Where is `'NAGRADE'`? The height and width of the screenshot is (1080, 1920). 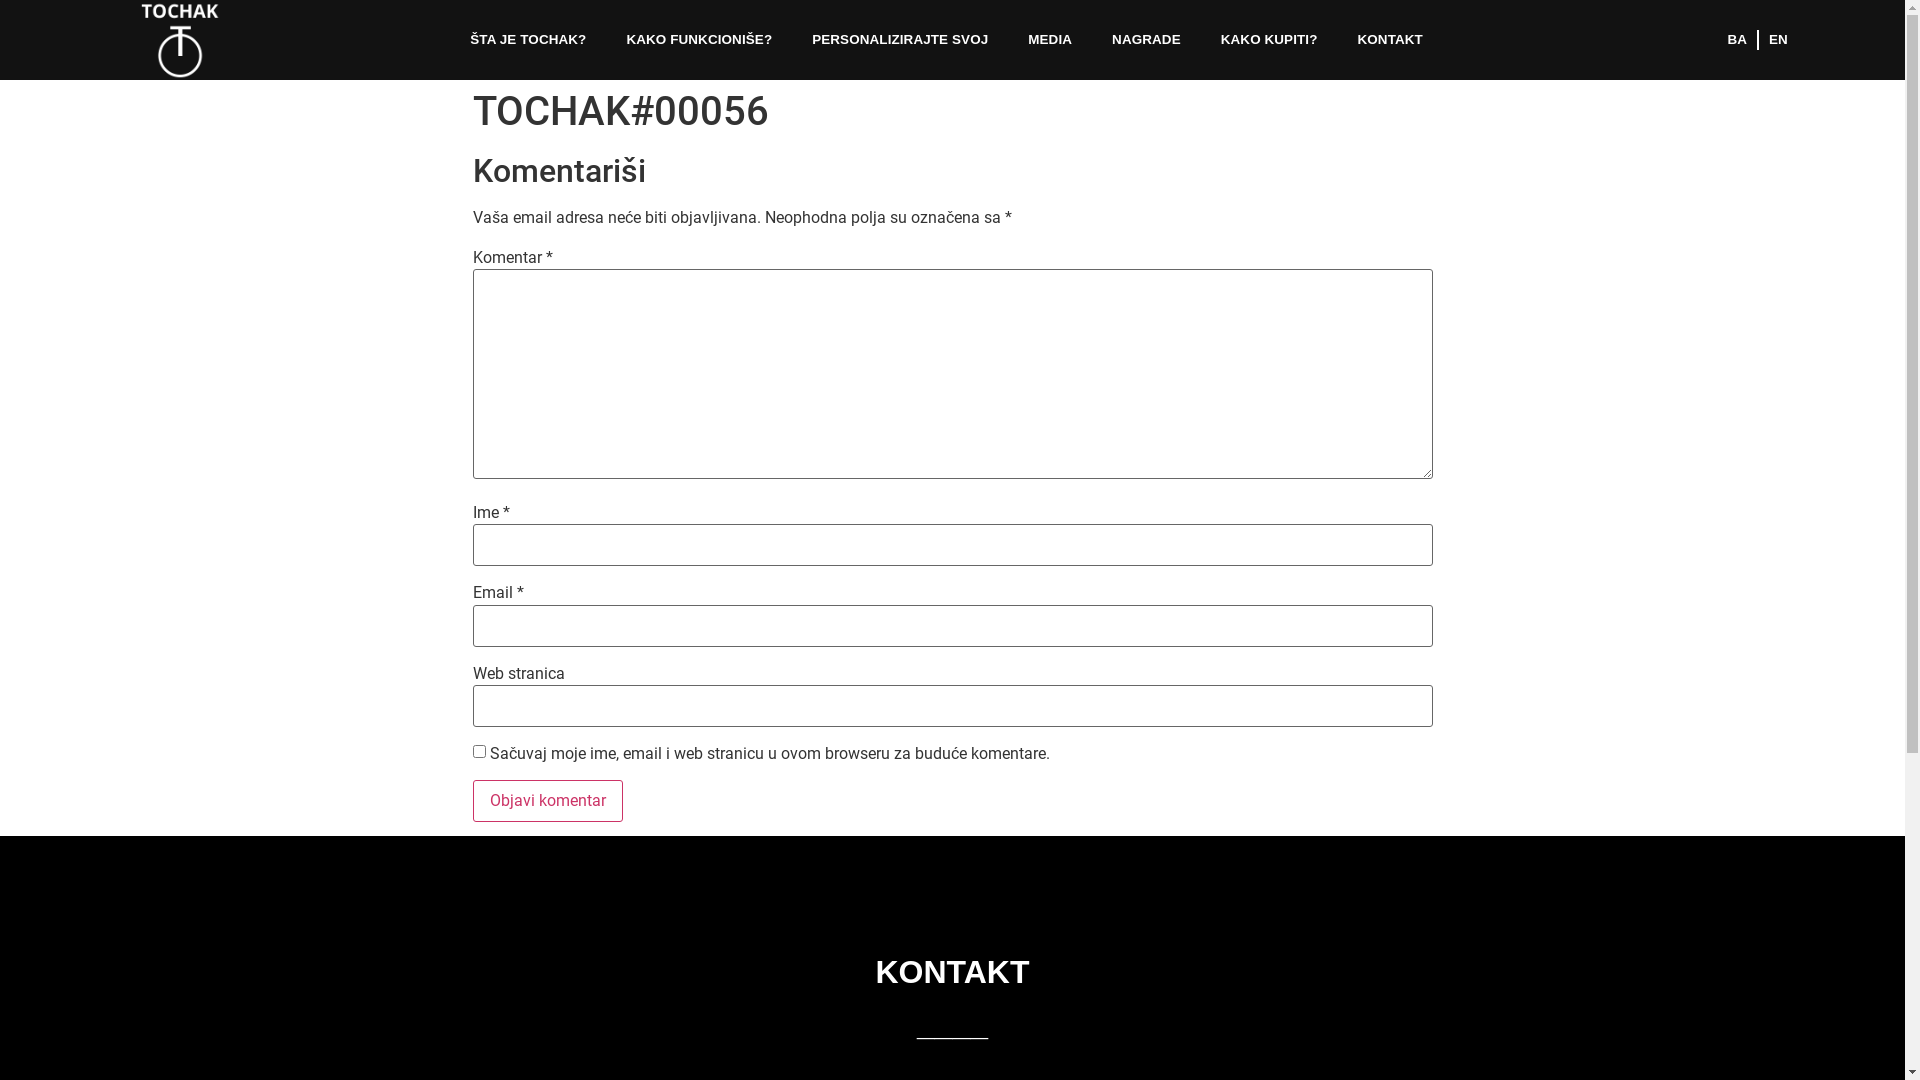
'NAGRADE' is located at coordinates (1090, 39).